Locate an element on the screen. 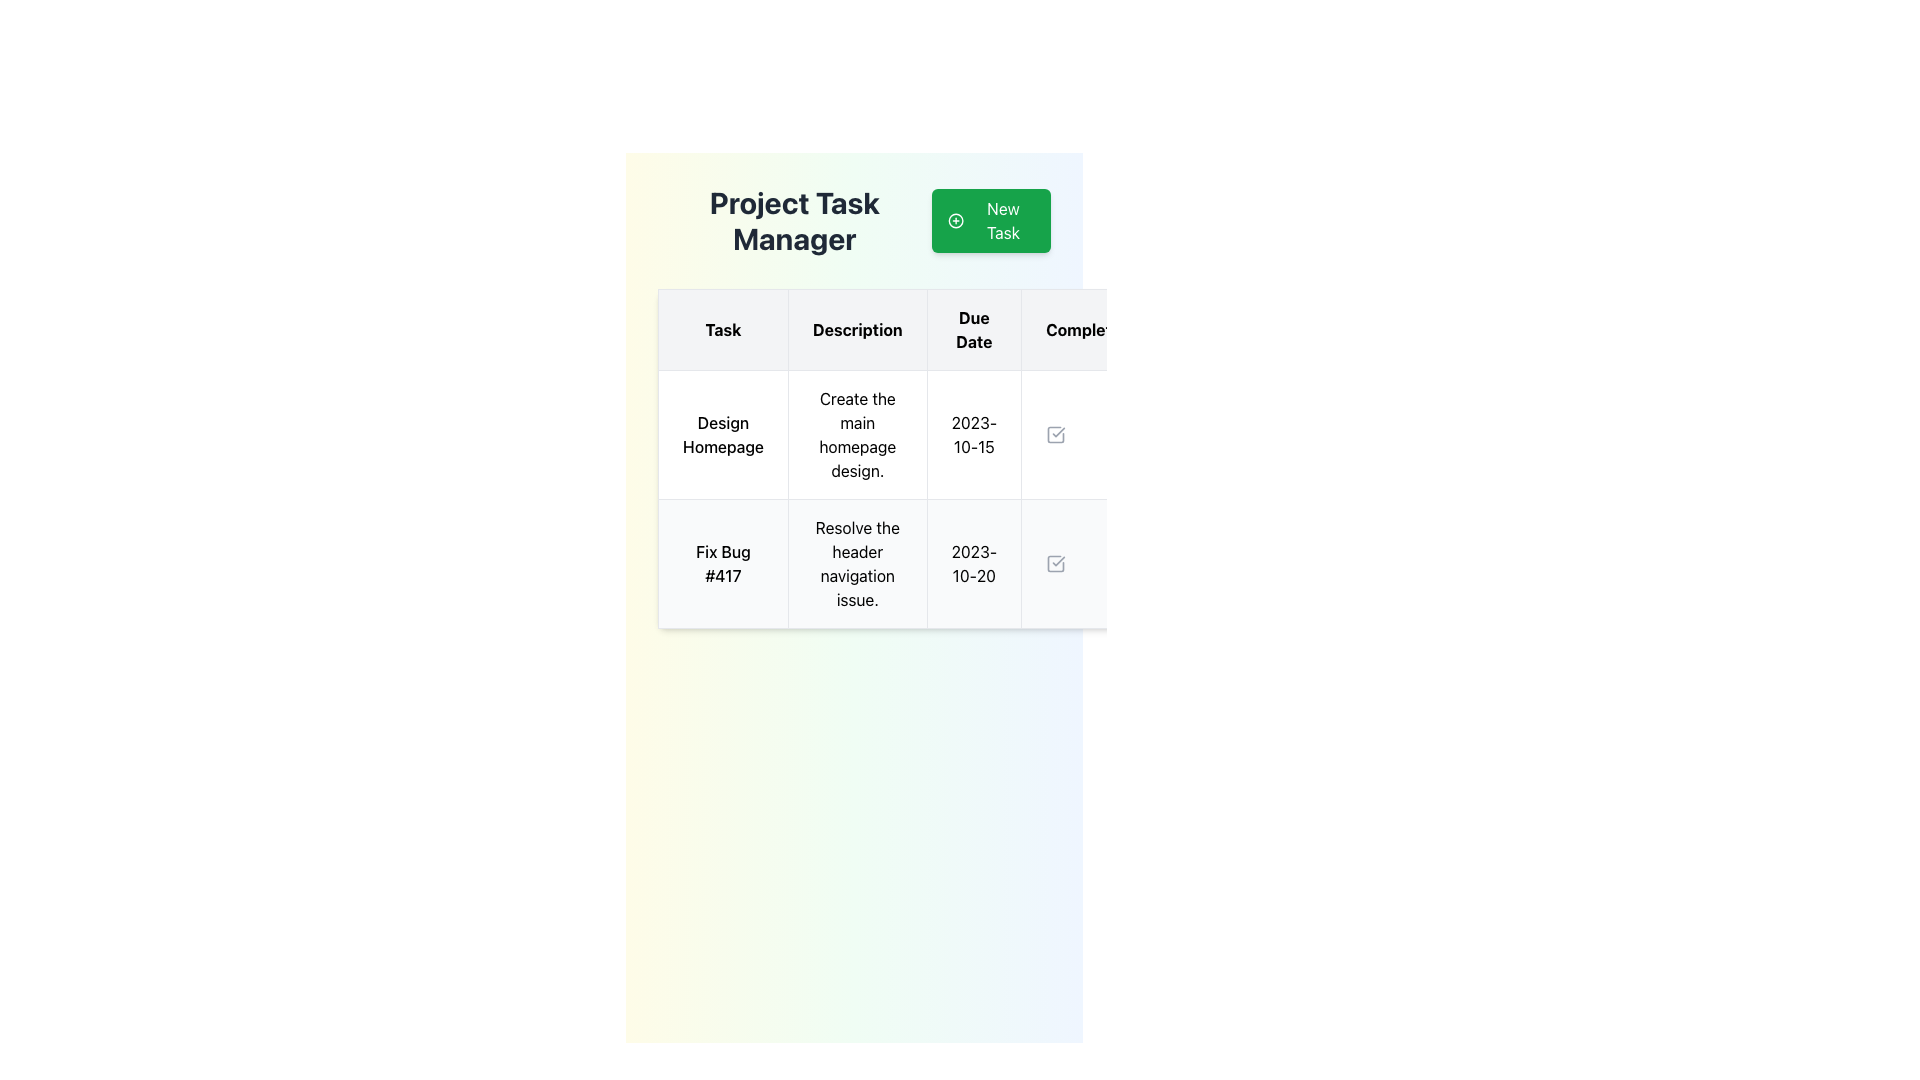  the header cell for the 'Description' column in the table, which is the second cell in the header row, positioned between 'Task' and 'Due Date' is located at coordinates (857, 329).